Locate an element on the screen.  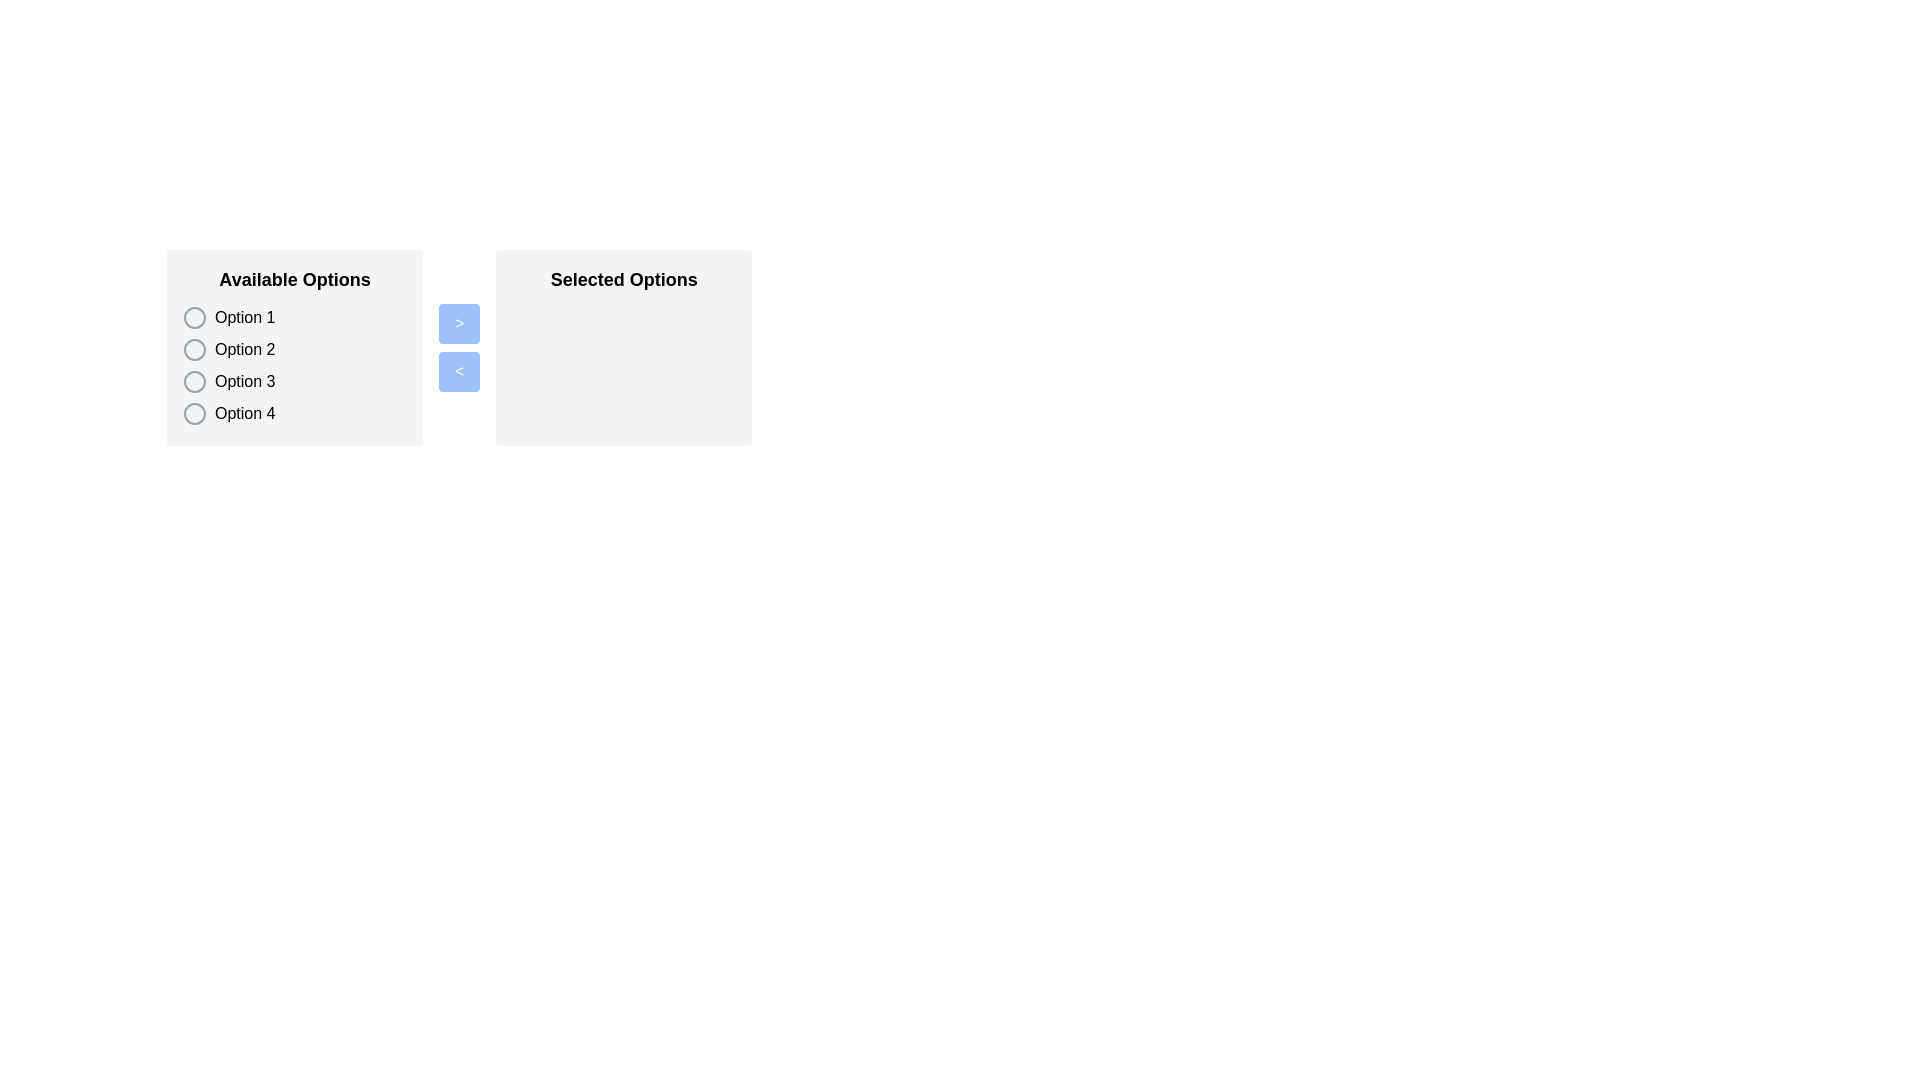
the radio button styled as a circle icon located to the left of the text label 'Option 1' is located at coordinates (195, 316).